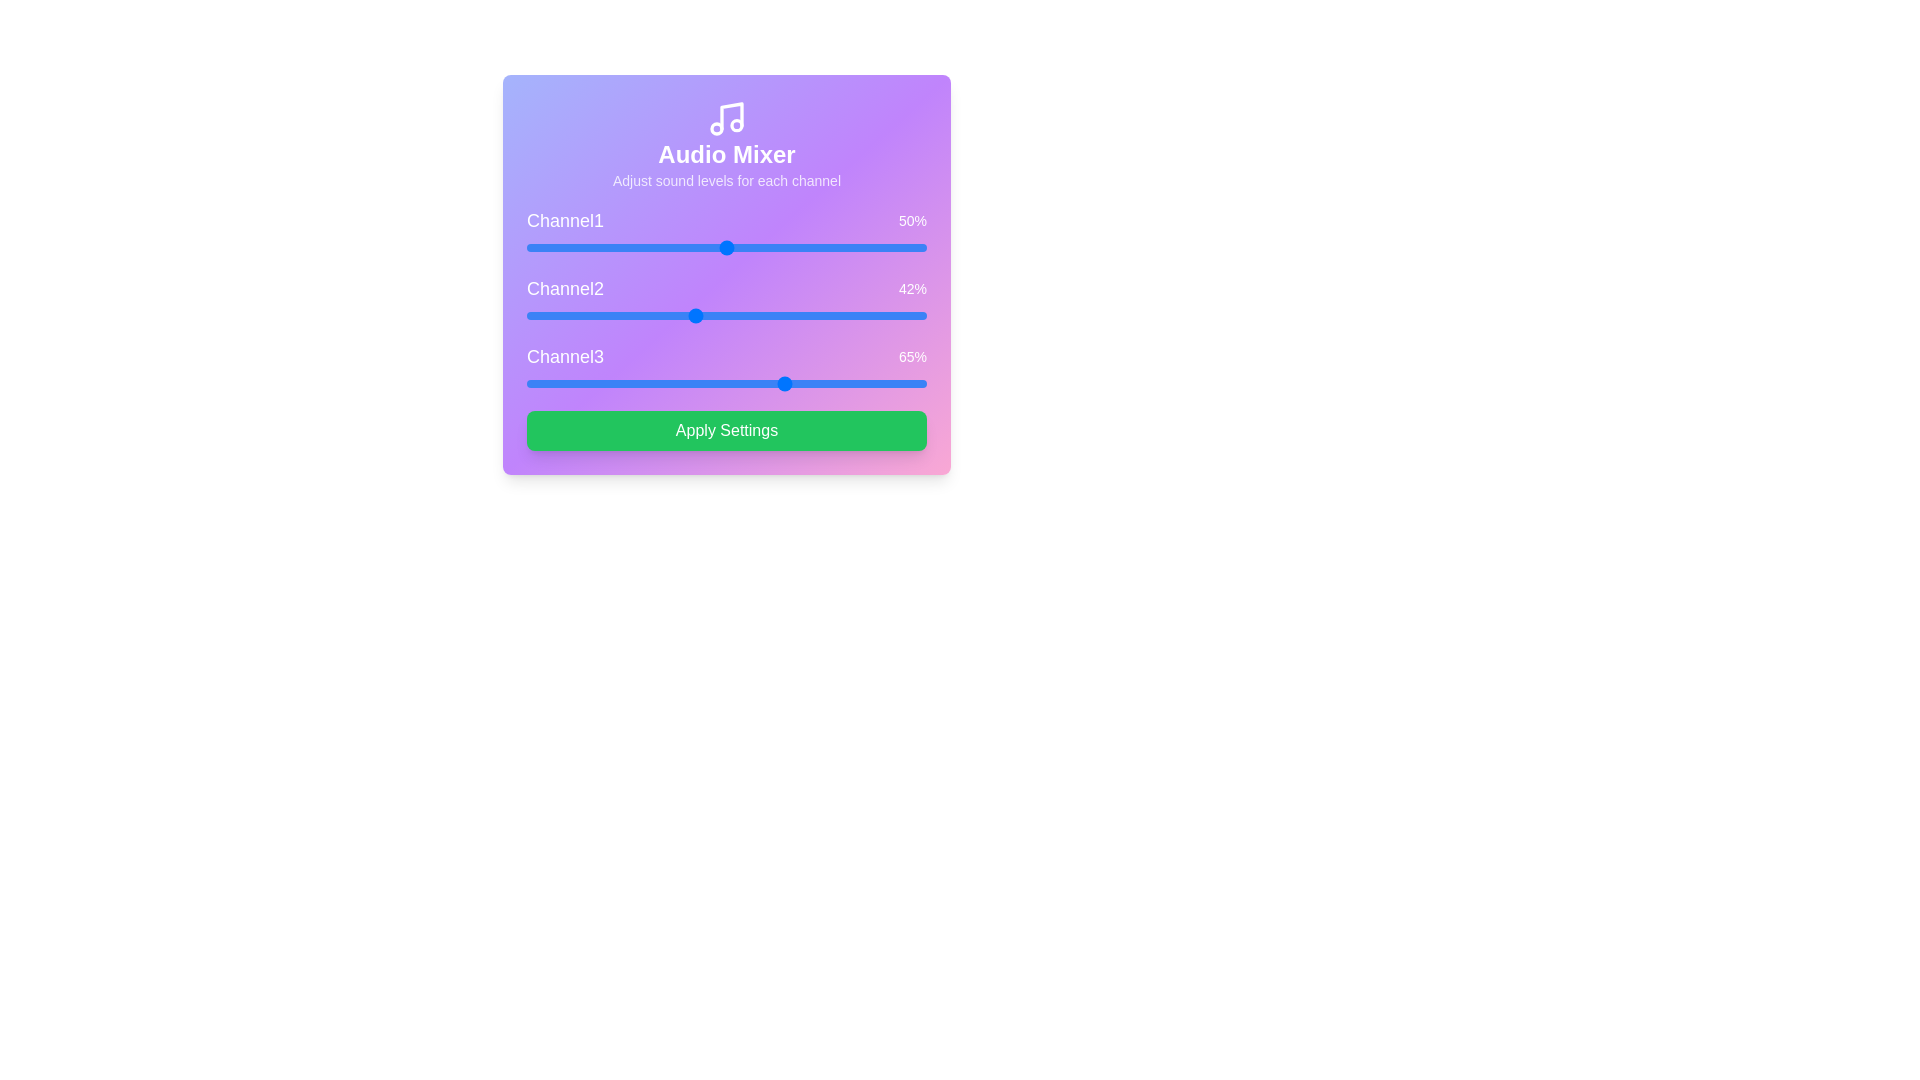  Describe the element at coordinates (686, 315) in the screenshot. I see `the volume of 2 to 40%` at that location.